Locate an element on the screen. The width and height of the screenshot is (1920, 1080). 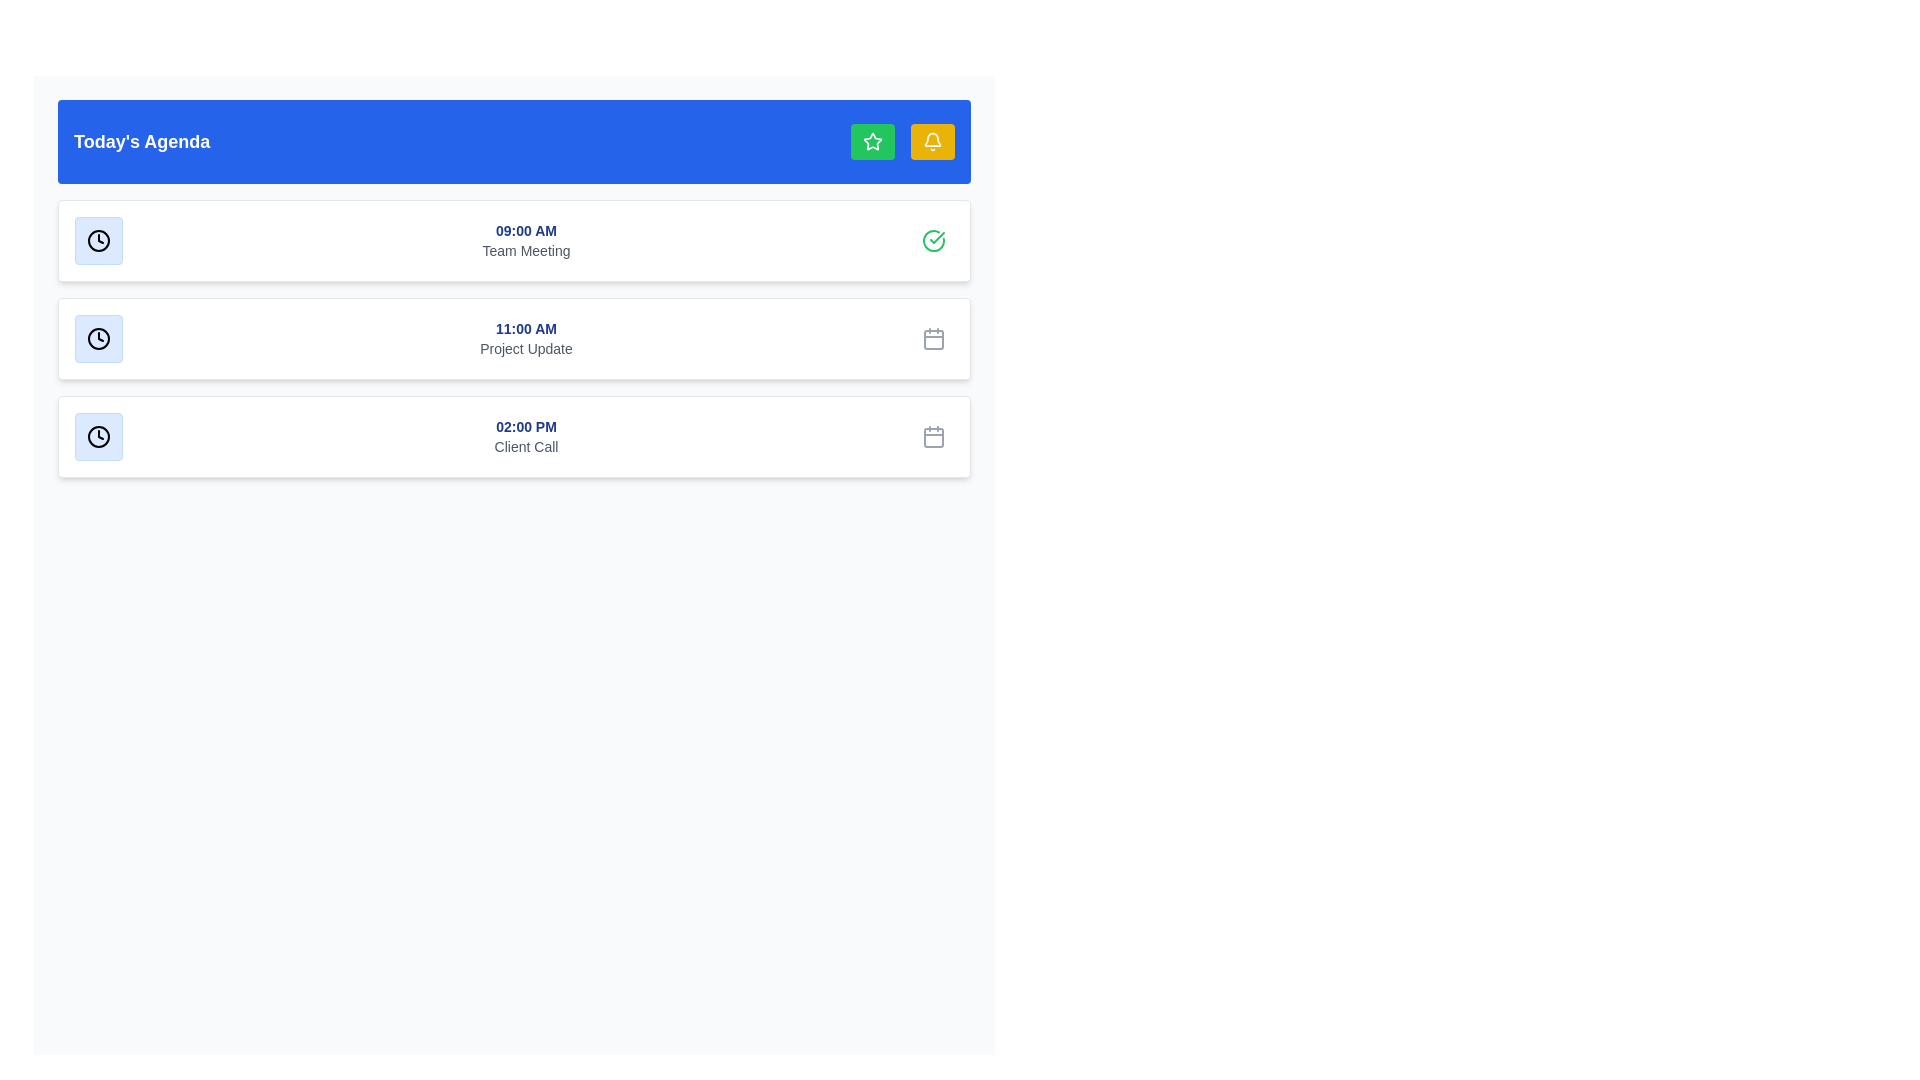
the green button with a star icon outlined in white, located at the leftmost position of the horizontal blue bar at the top of the interface is located at coordinates (873, 141).